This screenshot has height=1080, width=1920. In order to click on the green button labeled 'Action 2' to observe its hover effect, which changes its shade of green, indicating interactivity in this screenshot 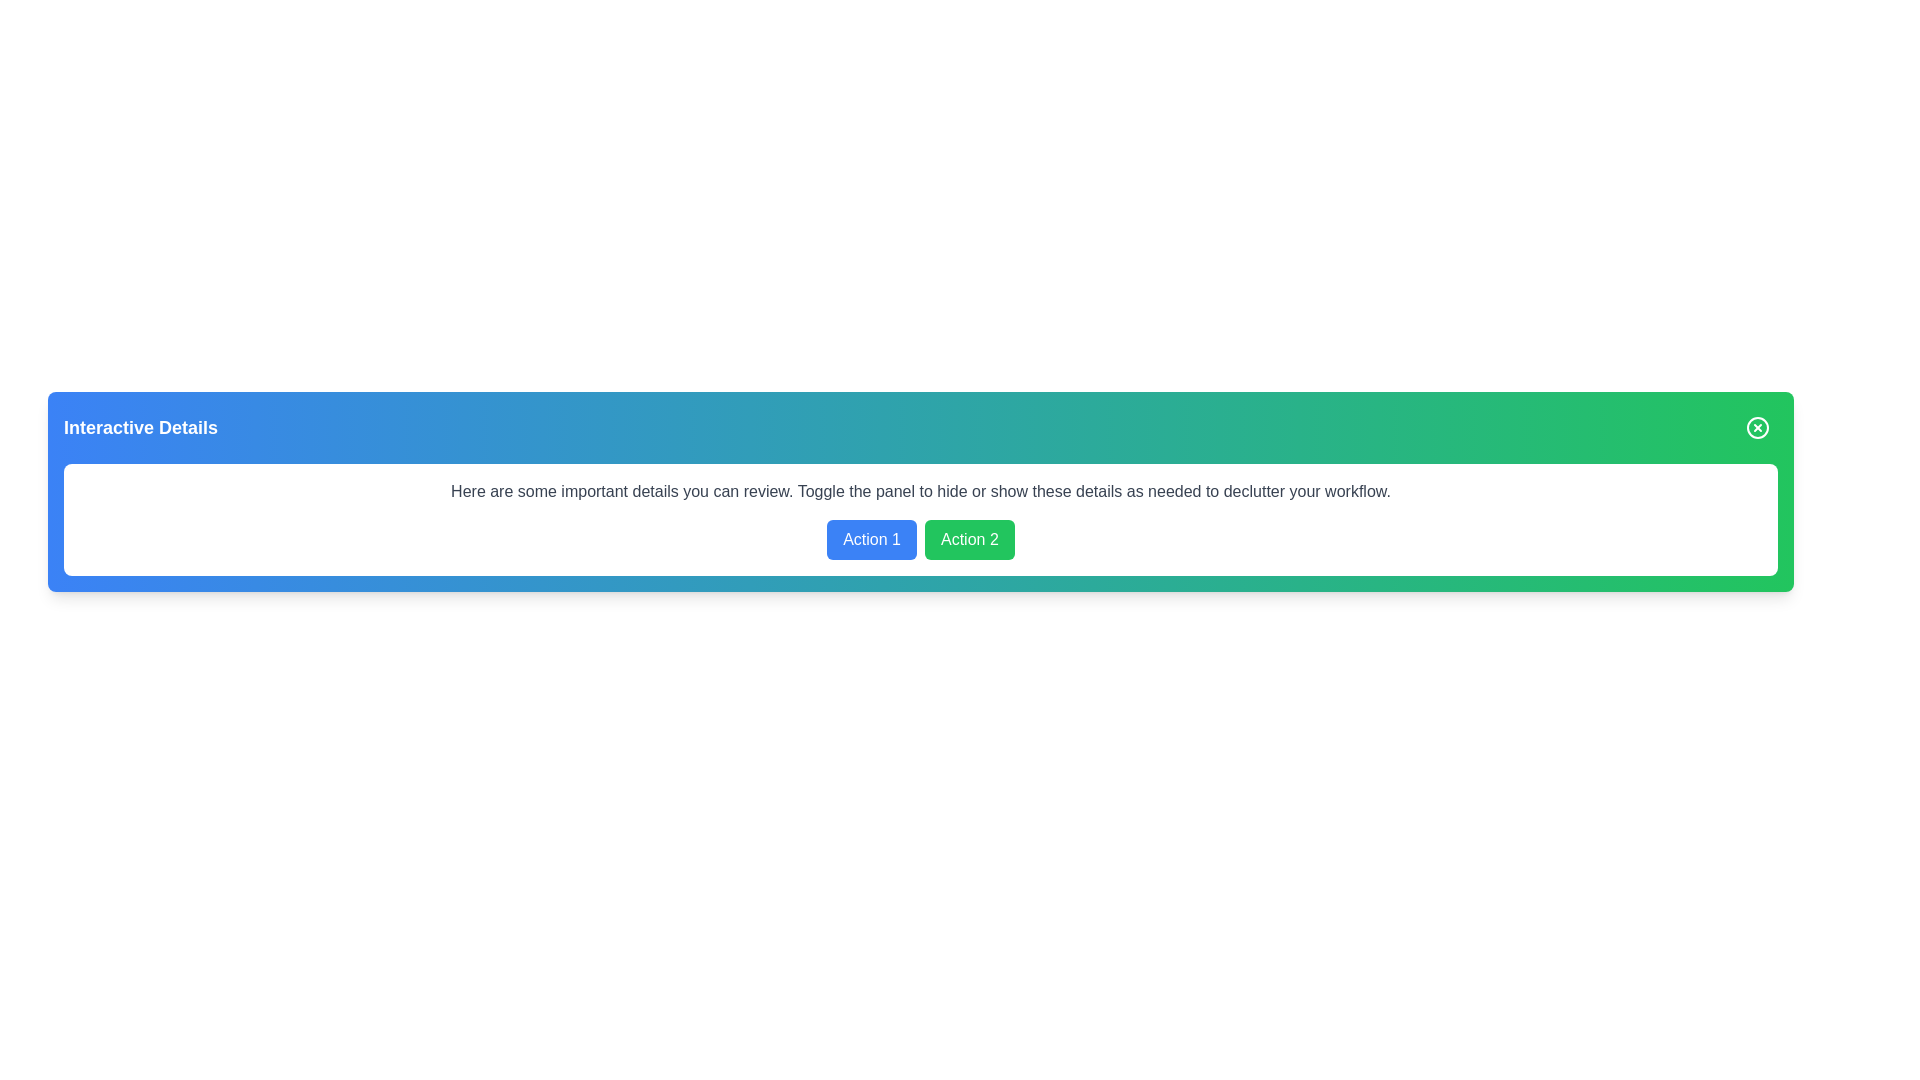, I will do `click(969, 540)`.